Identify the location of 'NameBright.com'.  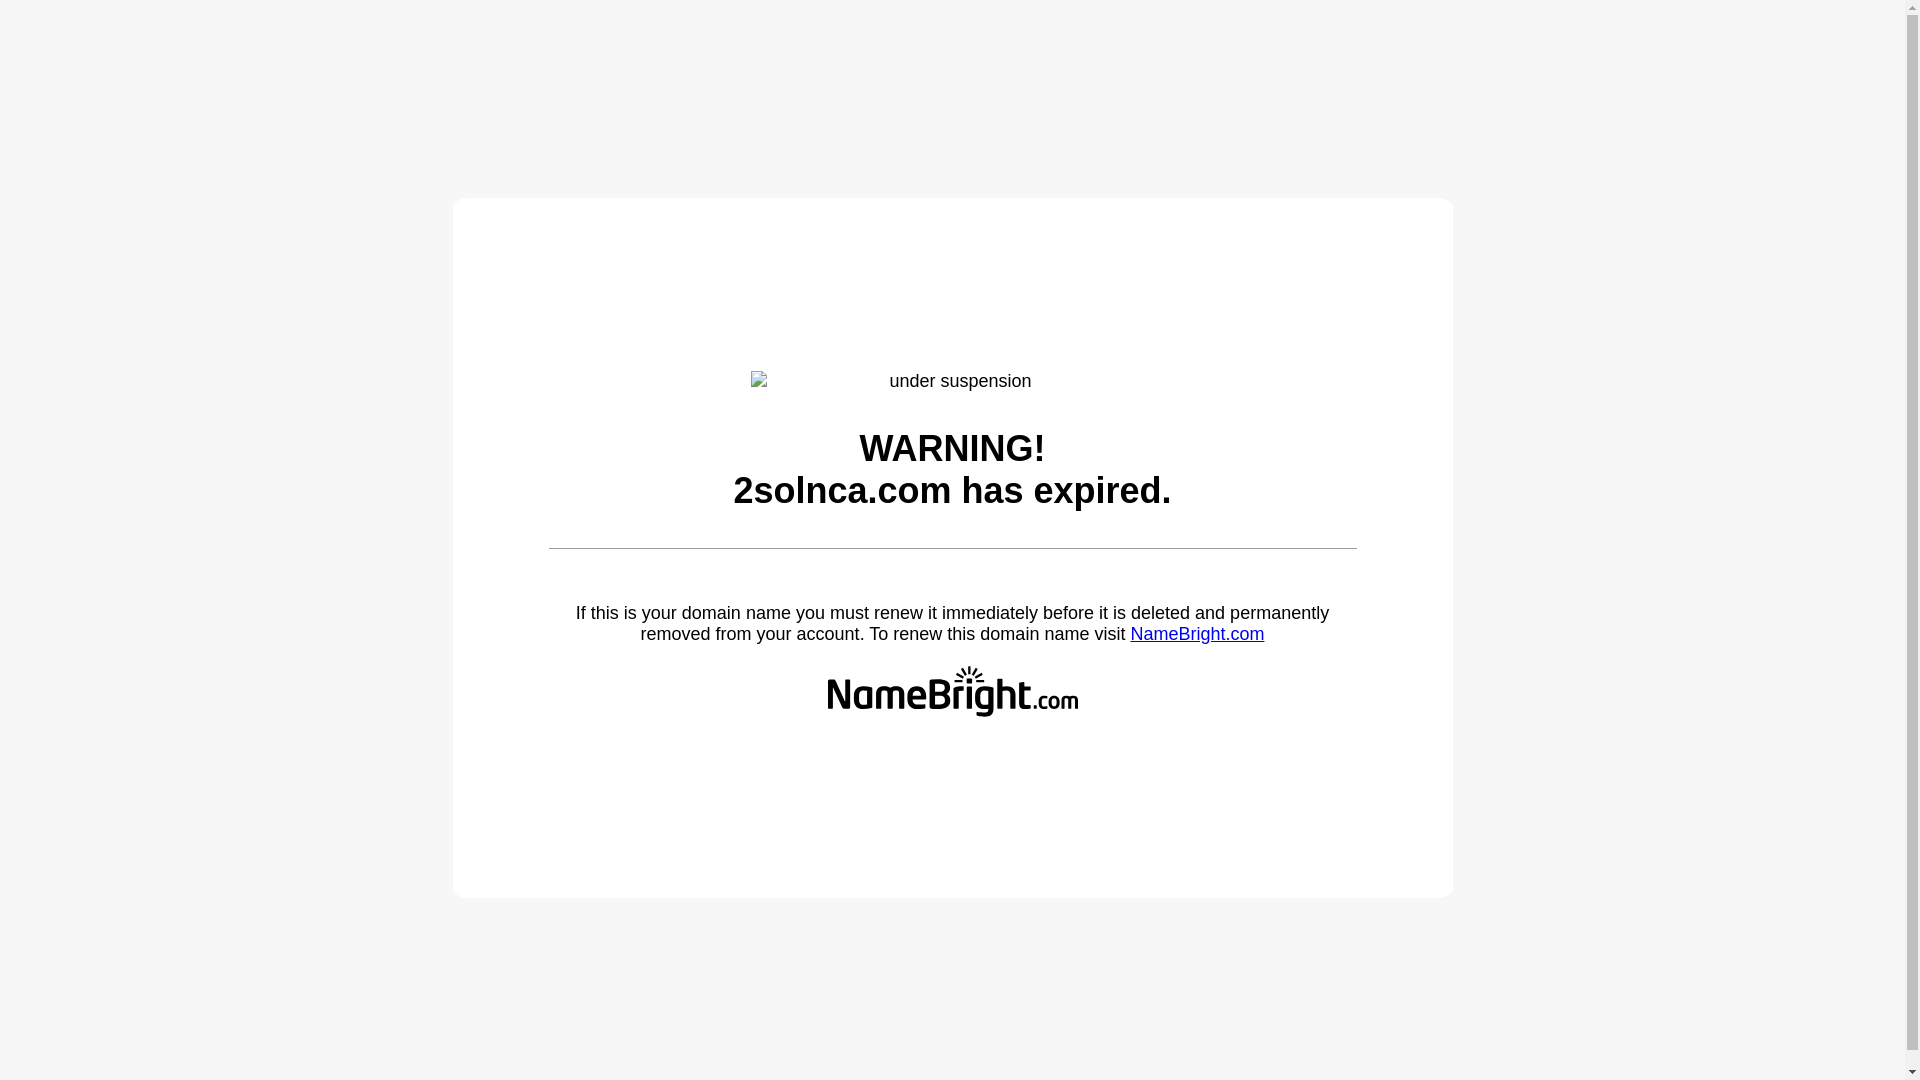
(1129, 633).